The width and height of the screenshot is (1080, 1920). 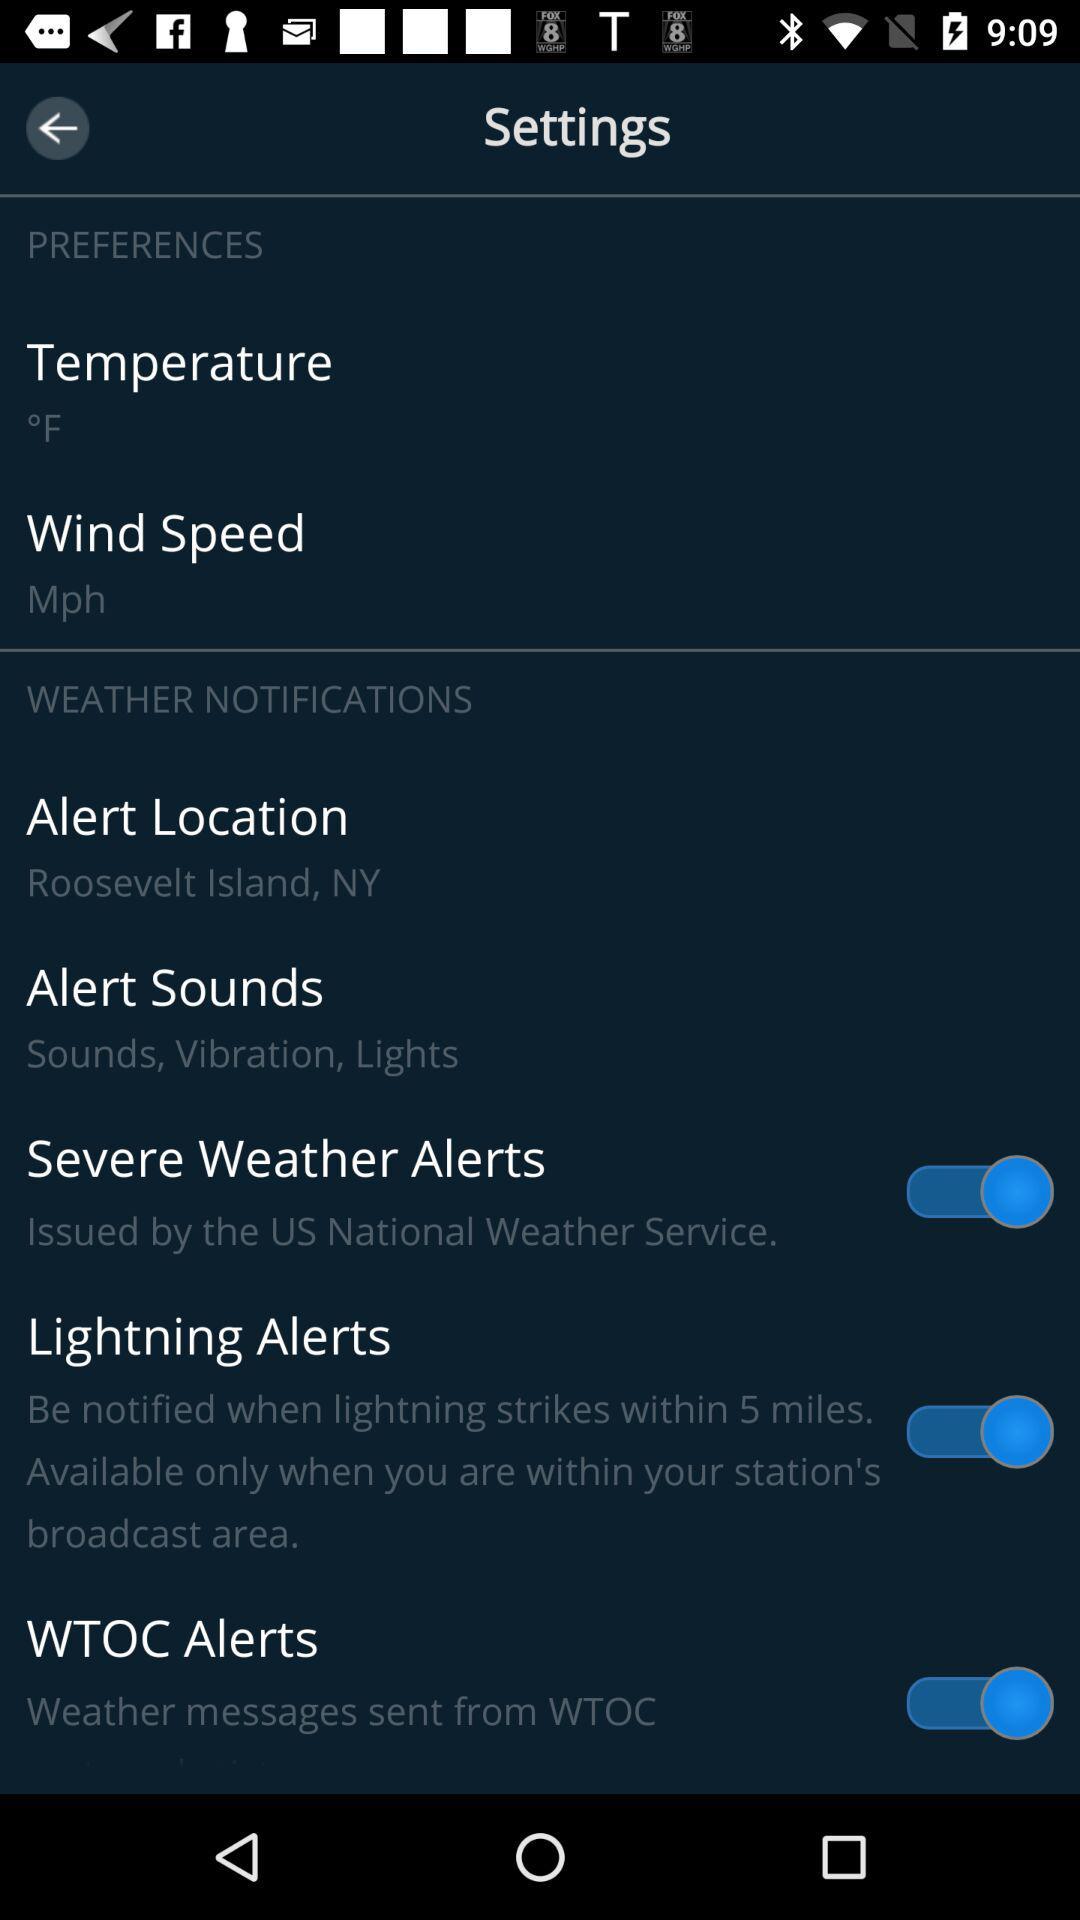 What do you see at coordinates (540, 1431) in the screenshot?
I see `the icon above wtoc alerts weather` at bounding box center [540, 1431].